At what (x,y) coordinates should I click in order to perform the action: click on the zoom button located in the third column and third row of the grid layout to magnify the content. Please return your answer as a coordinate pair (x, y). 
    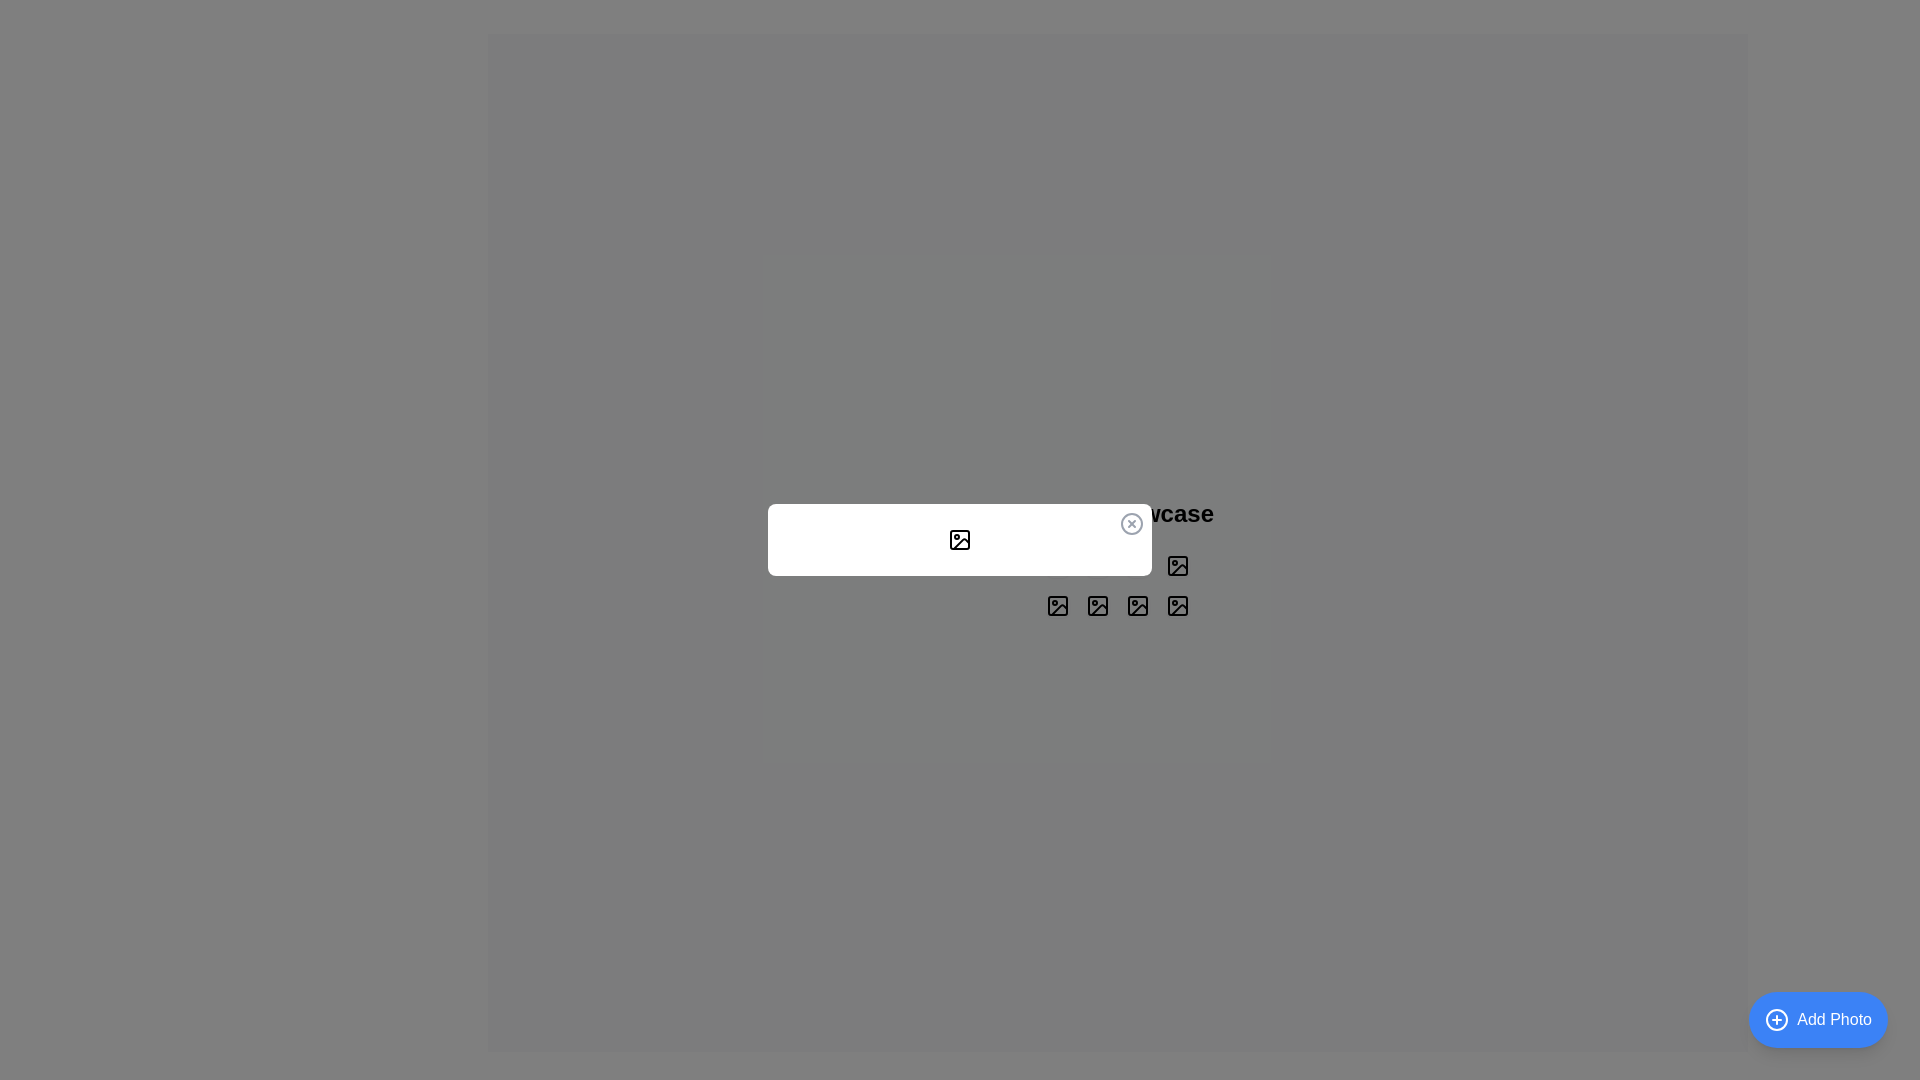
    Looking at the image, I should click on (1097, 604).